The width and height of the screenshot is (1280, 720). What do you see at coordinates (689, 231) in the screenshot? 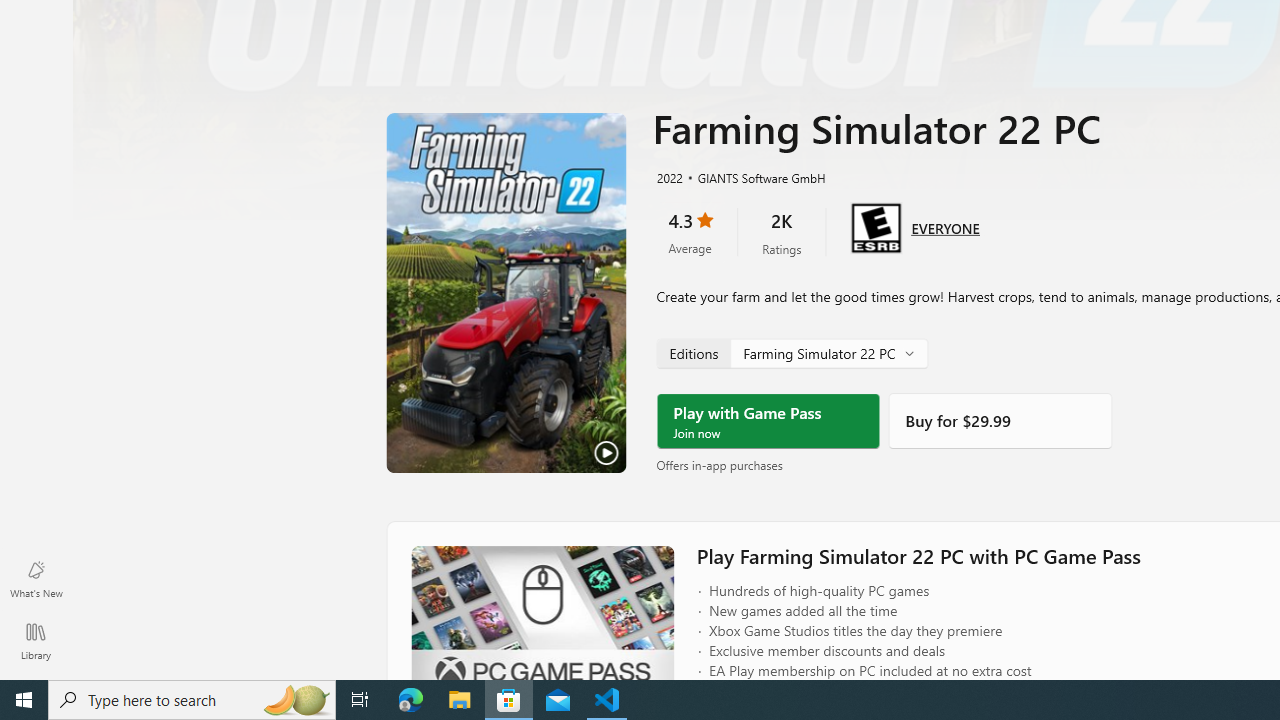
I see `'4.3 stars. Click to skip to ratings and reviews'` at bounding box center [689, 231].